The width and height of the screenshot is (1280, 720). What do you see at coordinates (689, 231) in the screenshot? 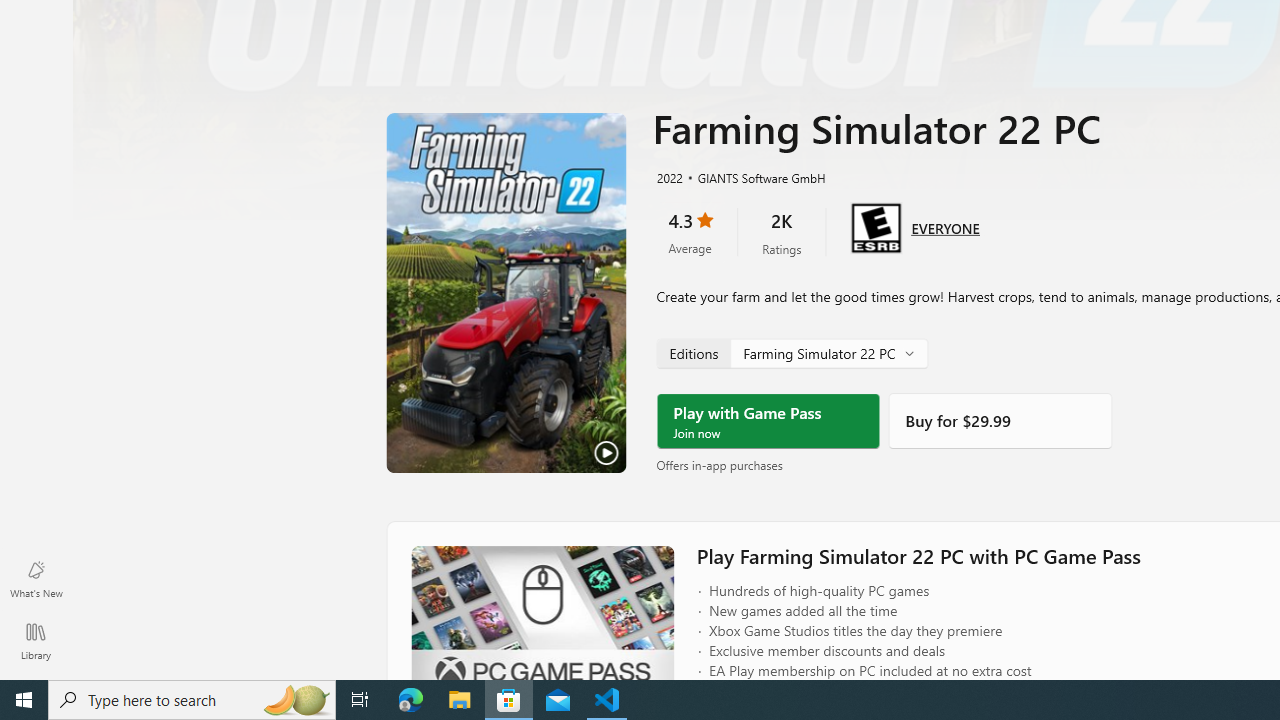
I see `'4.3 stars. Click to skip to ratings and reviews'` at bounding box center [689, 231].